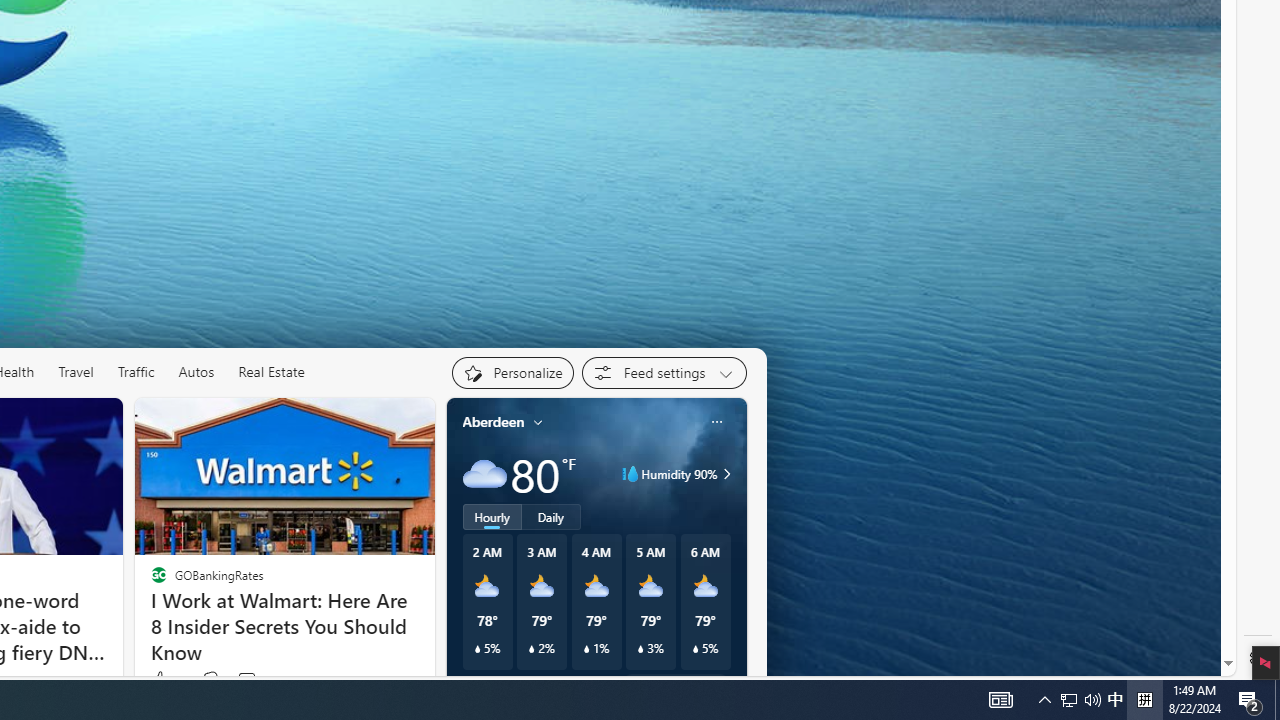  Describe the element at coordinates (512, 372) in the screenshot. I see `'Personalize your feed"'` at that location.